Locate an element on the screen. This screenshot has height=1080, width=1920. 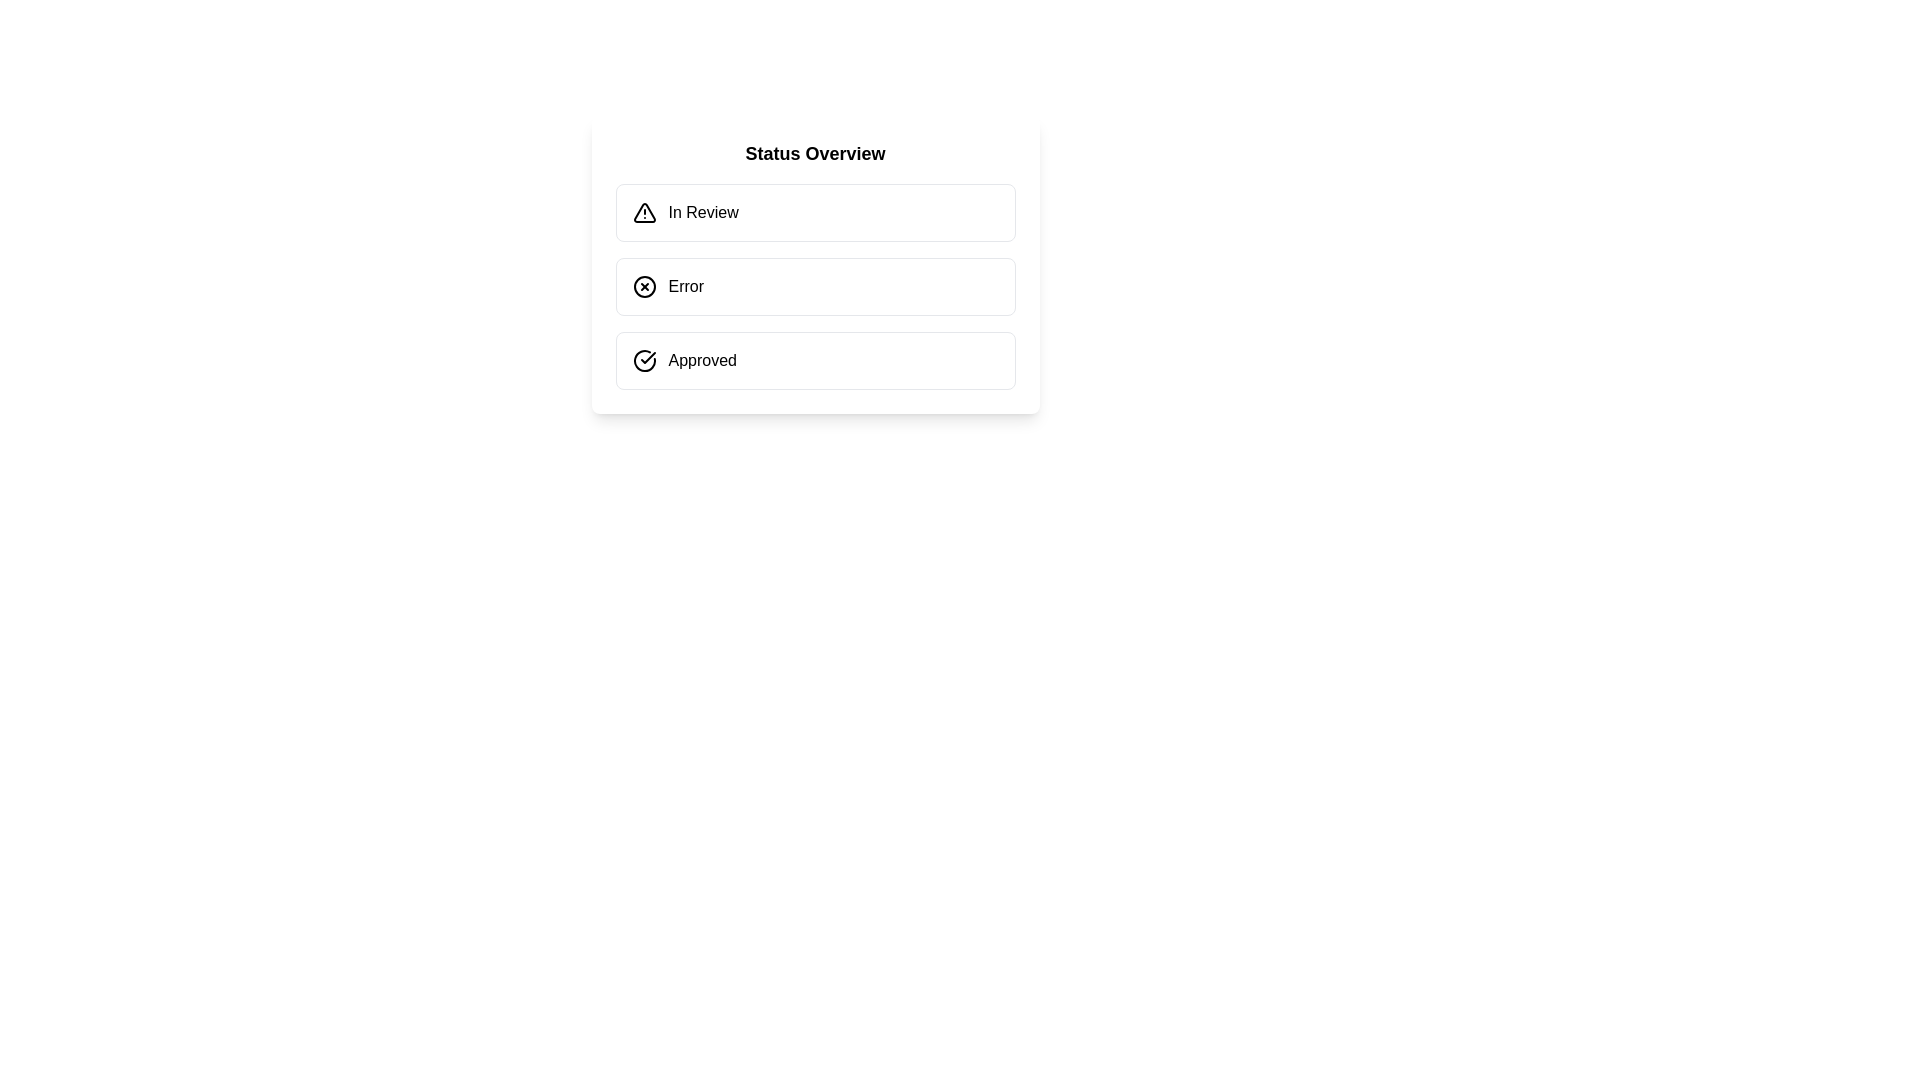
the circular outline icon with a cross, which is located to the left of the 'Error' label in the second row of the 'Status Overview' status card is located at coordinates (644, 286).